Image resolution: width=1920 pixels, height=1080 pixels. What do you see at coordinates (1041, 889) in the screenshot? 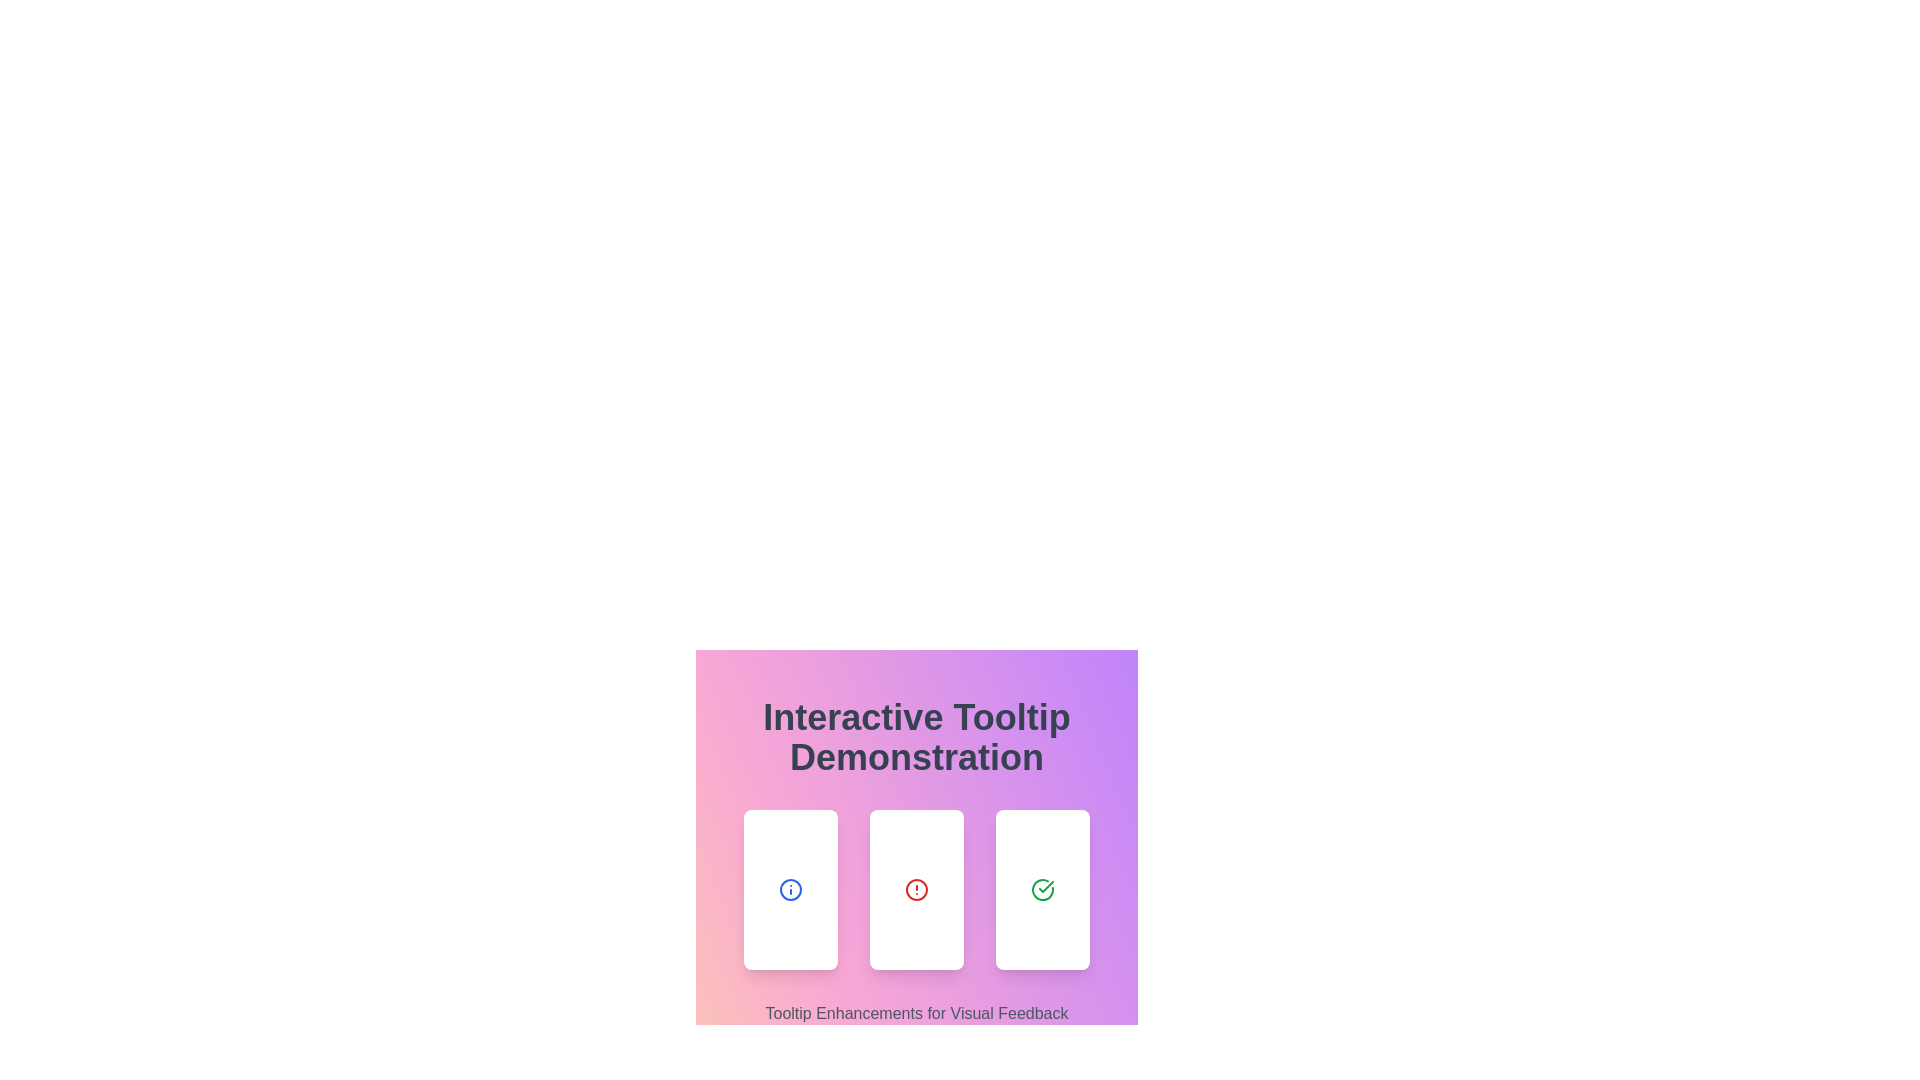
I see `the Information Card, which is the third card from the left in a grid layout, featuring a green check icon in the center and rounded corners` at bounding box center [1041, 889].